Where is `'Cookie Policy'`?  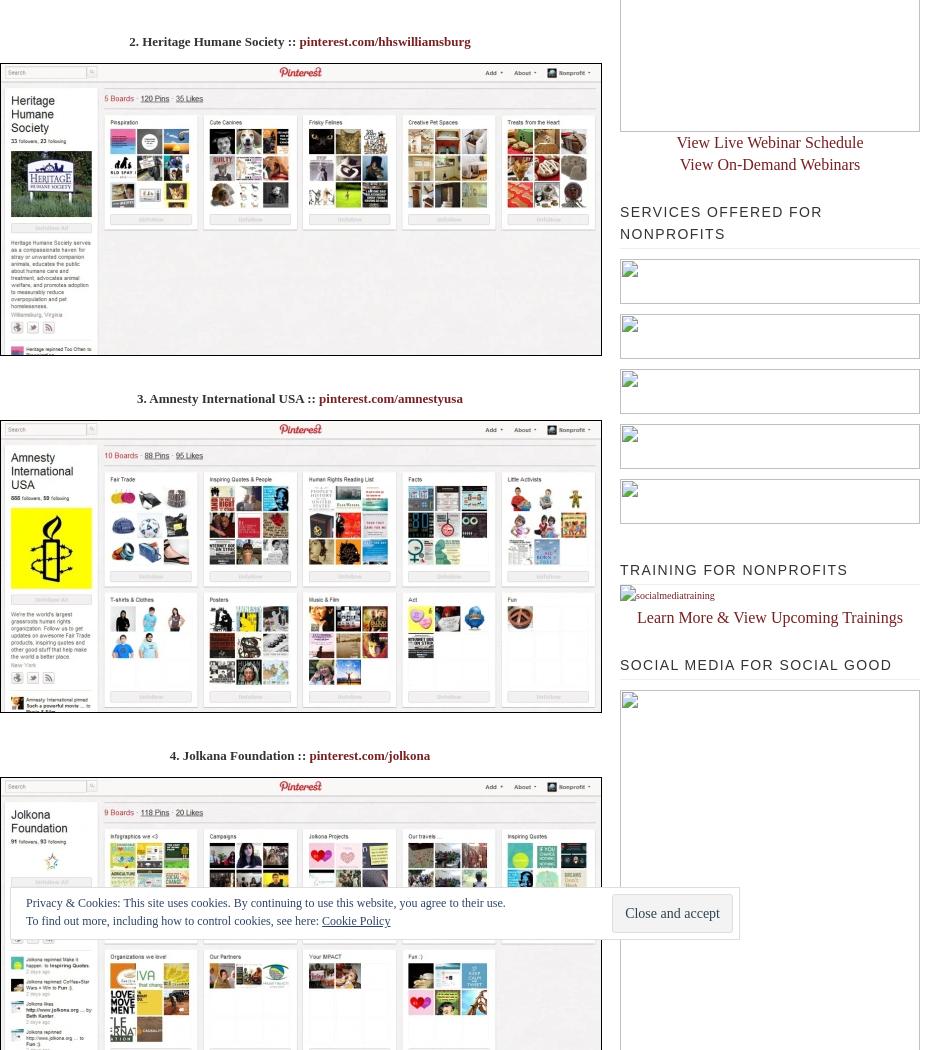
'Cookie Policy' is located at coordinates (355, 920).